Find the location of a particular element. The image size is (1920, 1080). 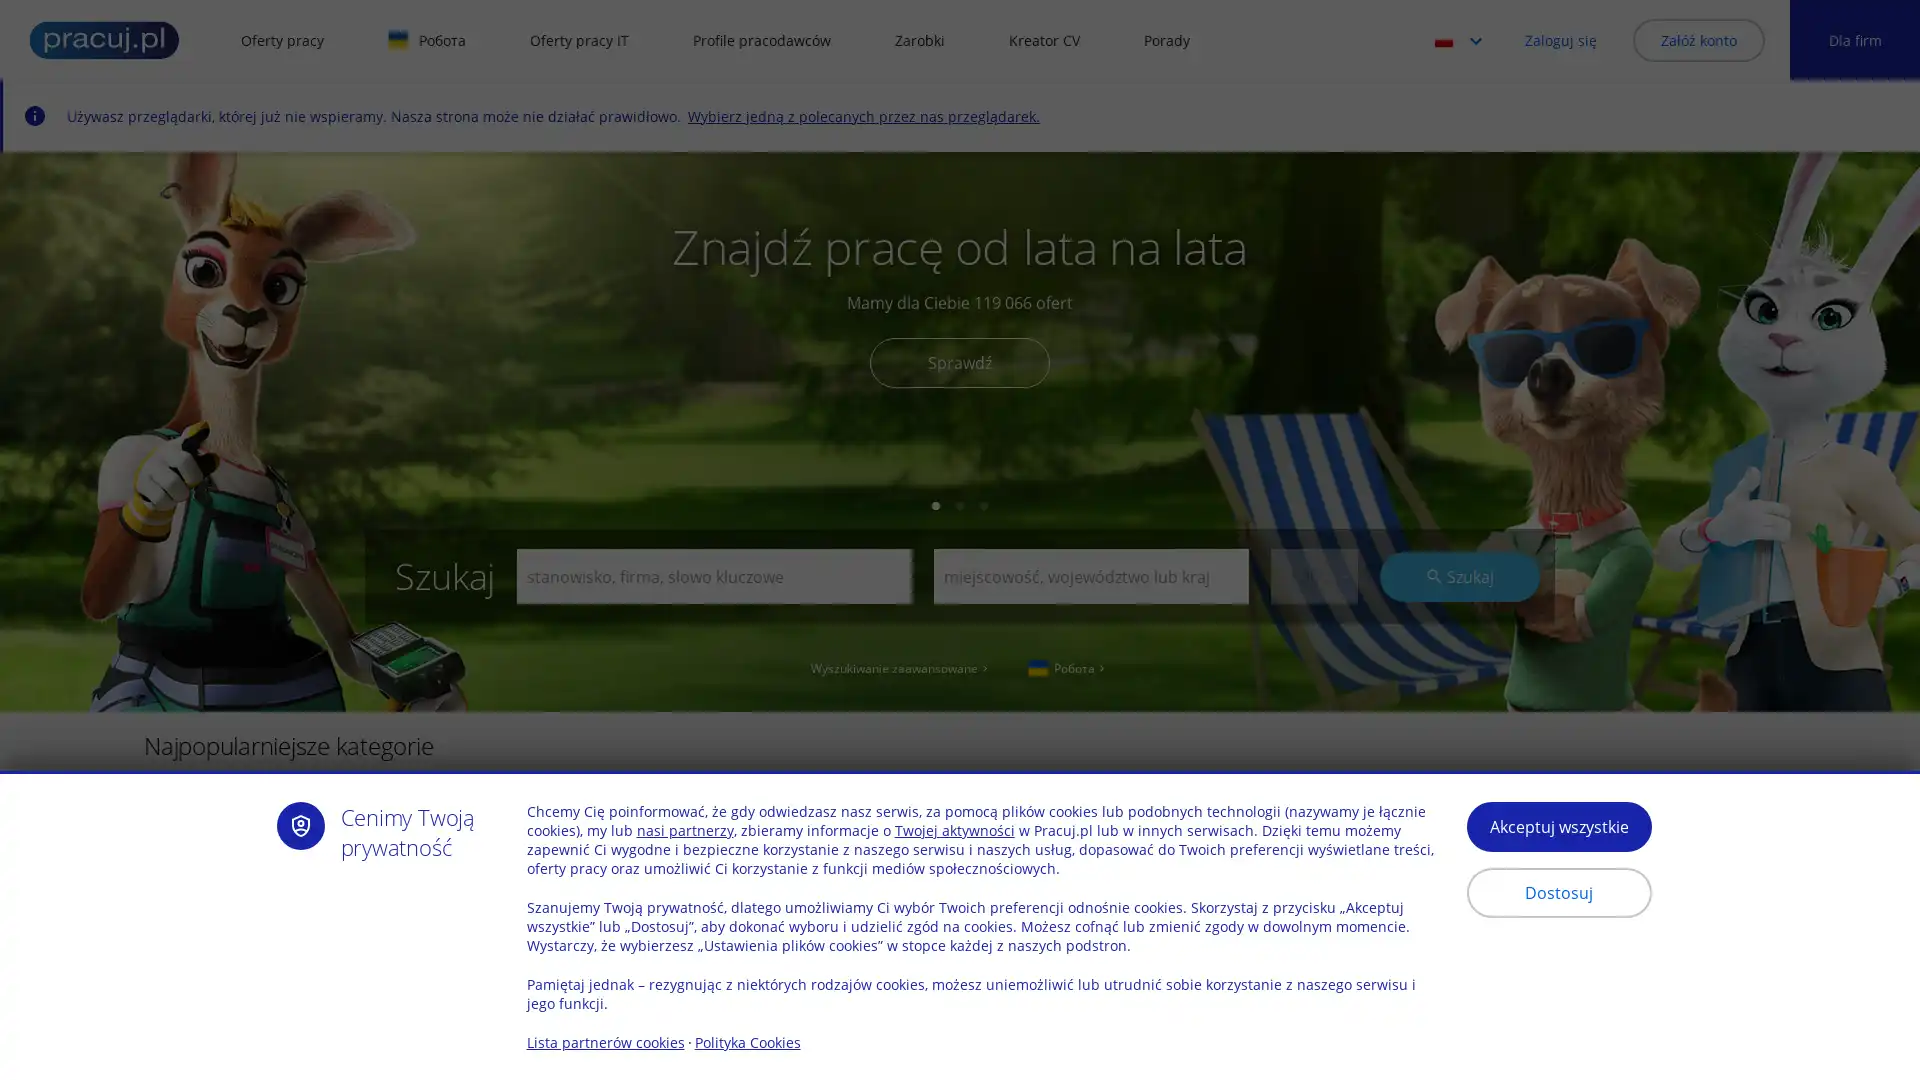

+ 75 km is located at coordinates (1313, 947).